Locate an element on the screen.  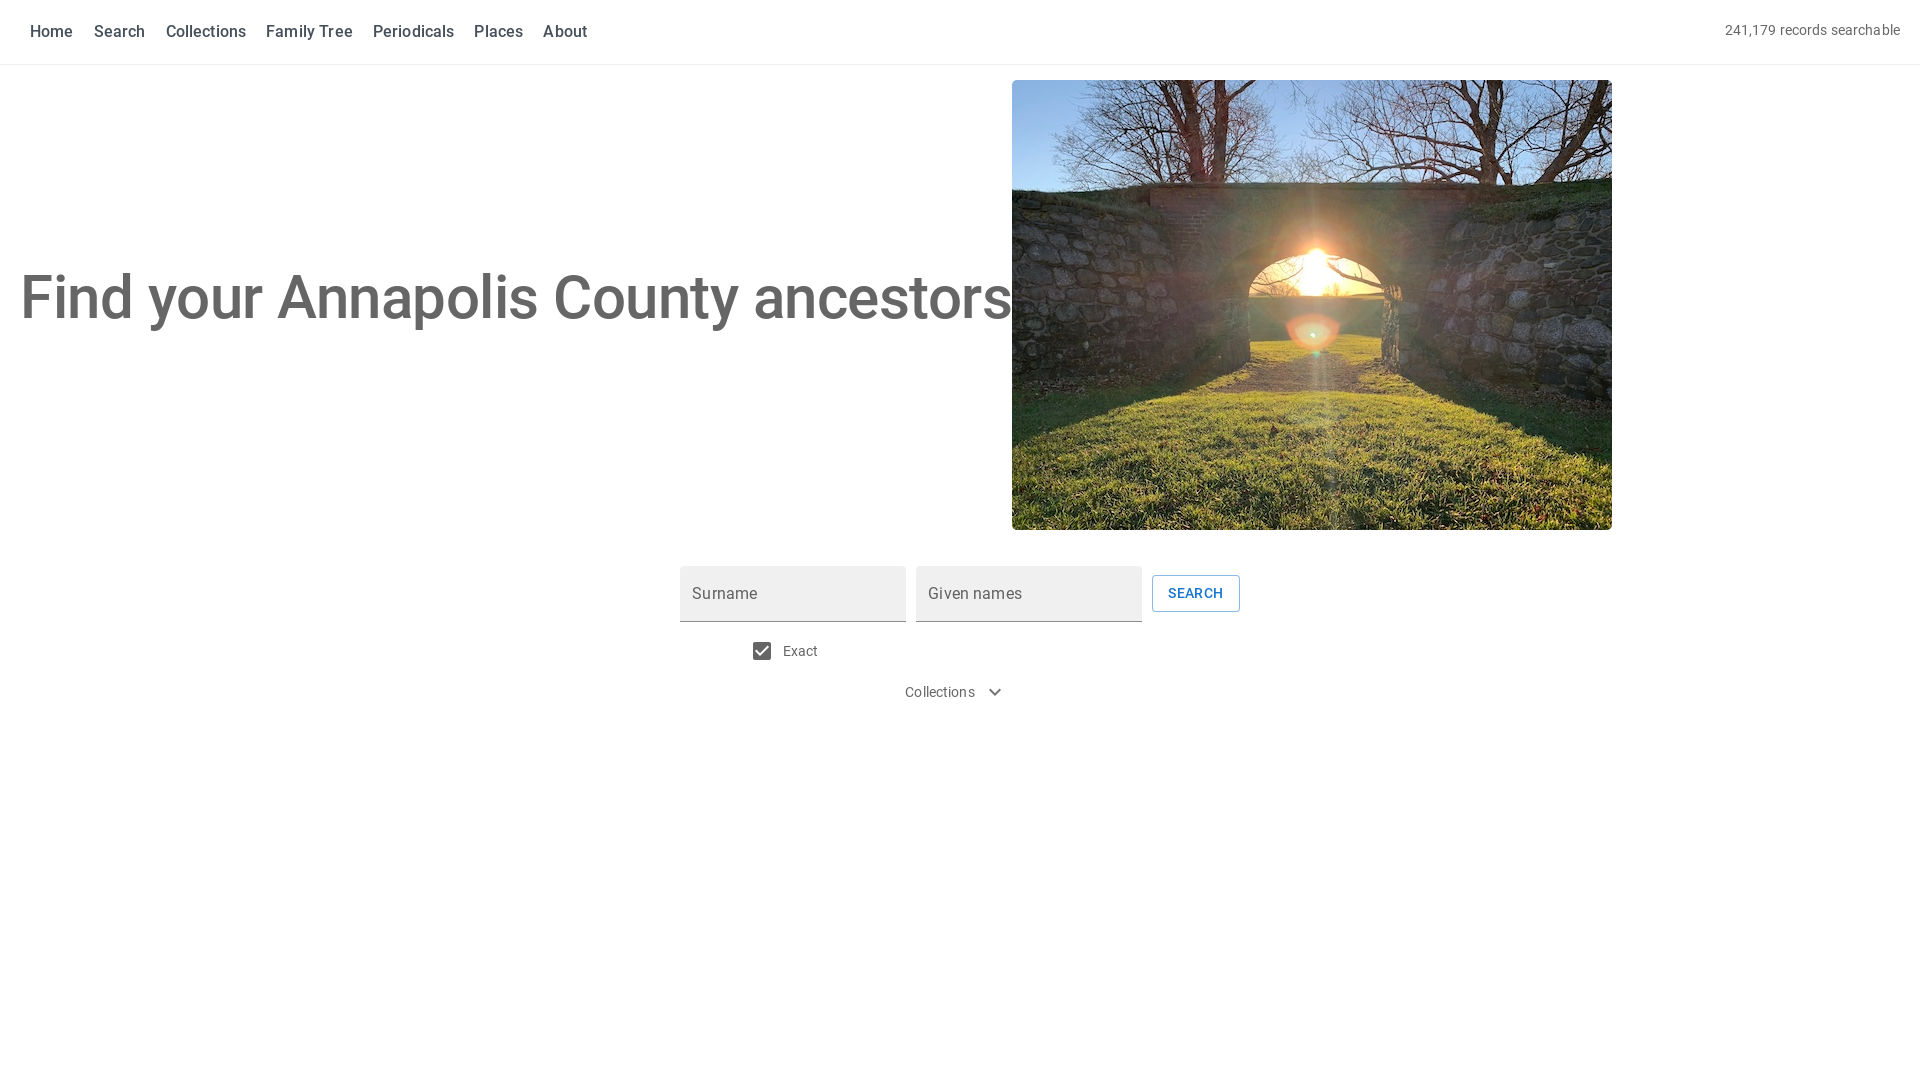
'Places' is located at coordinates (498, 31).